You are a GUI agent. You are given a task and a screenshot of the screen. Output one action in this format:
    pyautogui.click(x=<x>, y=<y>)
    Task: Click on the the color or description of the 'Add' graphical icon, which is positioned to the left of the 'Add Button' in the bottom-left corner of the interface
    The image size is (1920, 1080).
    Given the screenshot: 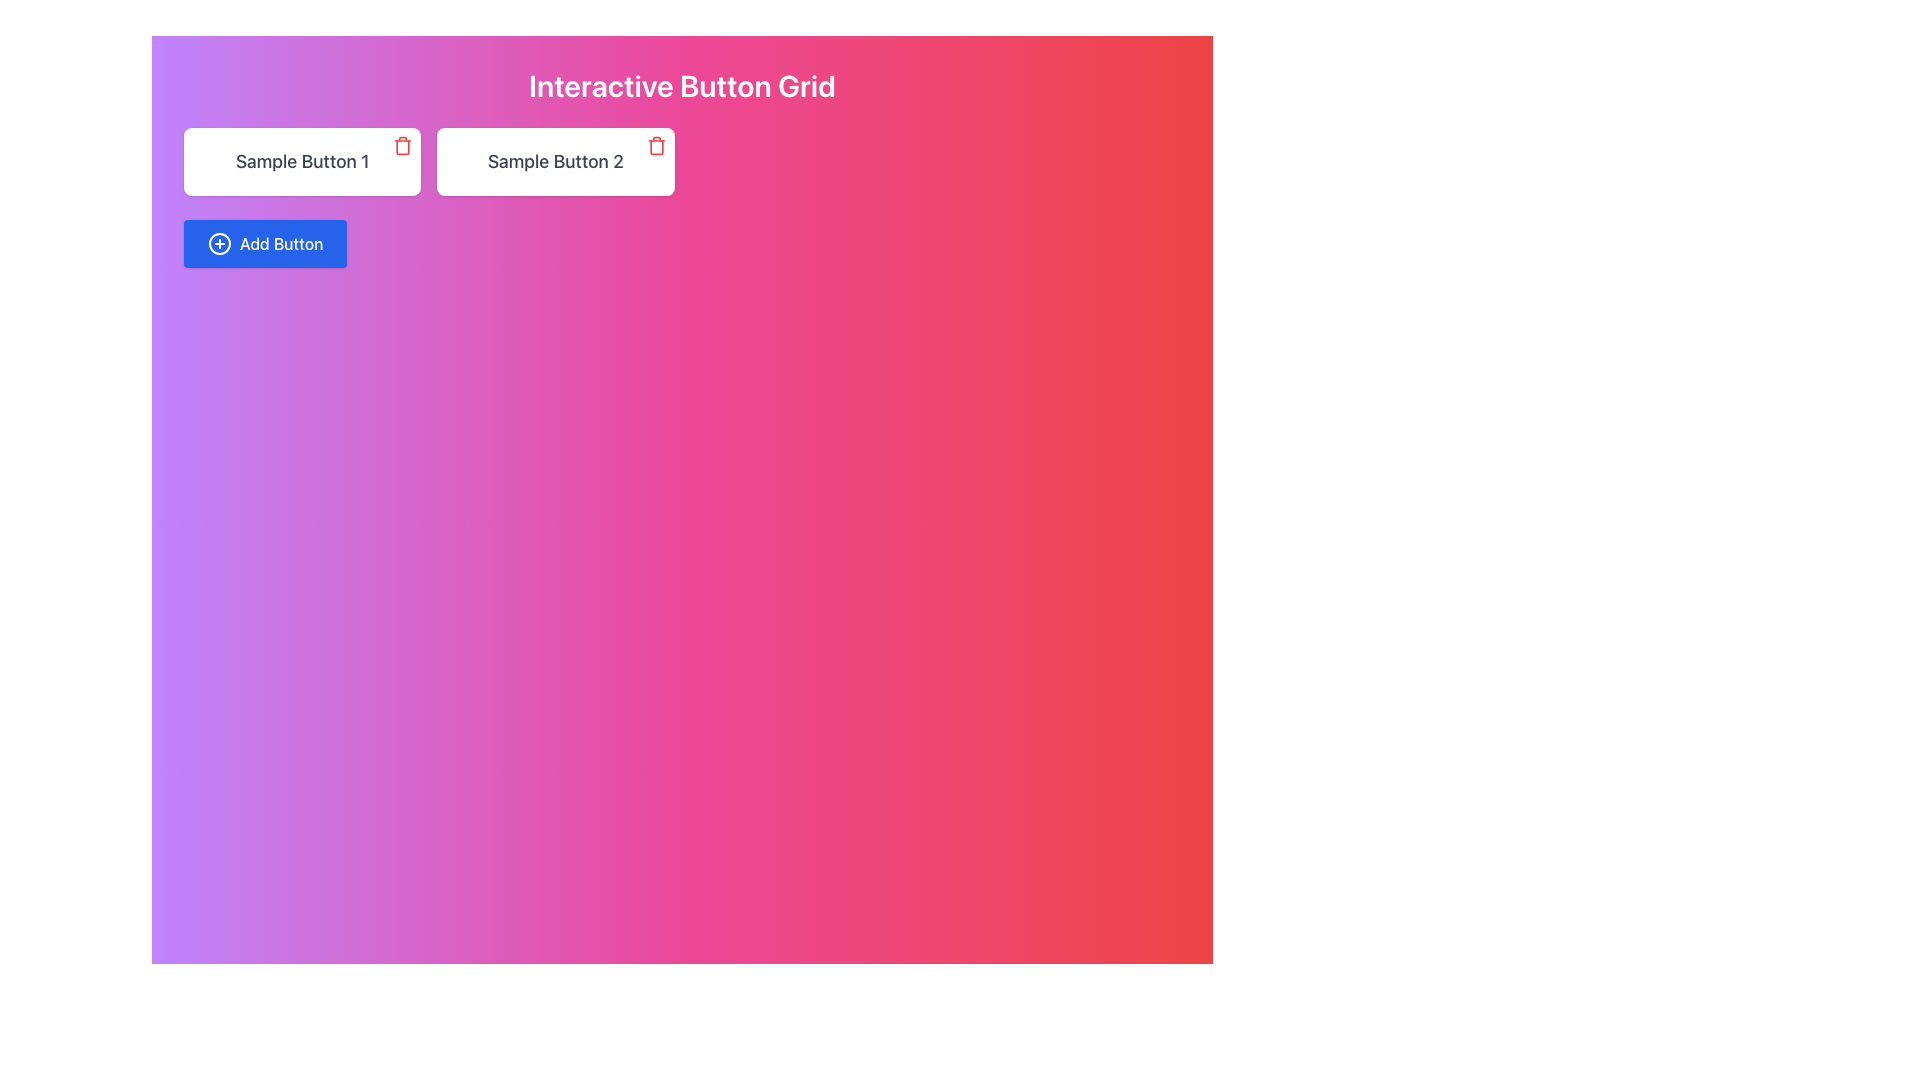 What is the action you would take?
    pyautogui.click(x=220, y=242)
    